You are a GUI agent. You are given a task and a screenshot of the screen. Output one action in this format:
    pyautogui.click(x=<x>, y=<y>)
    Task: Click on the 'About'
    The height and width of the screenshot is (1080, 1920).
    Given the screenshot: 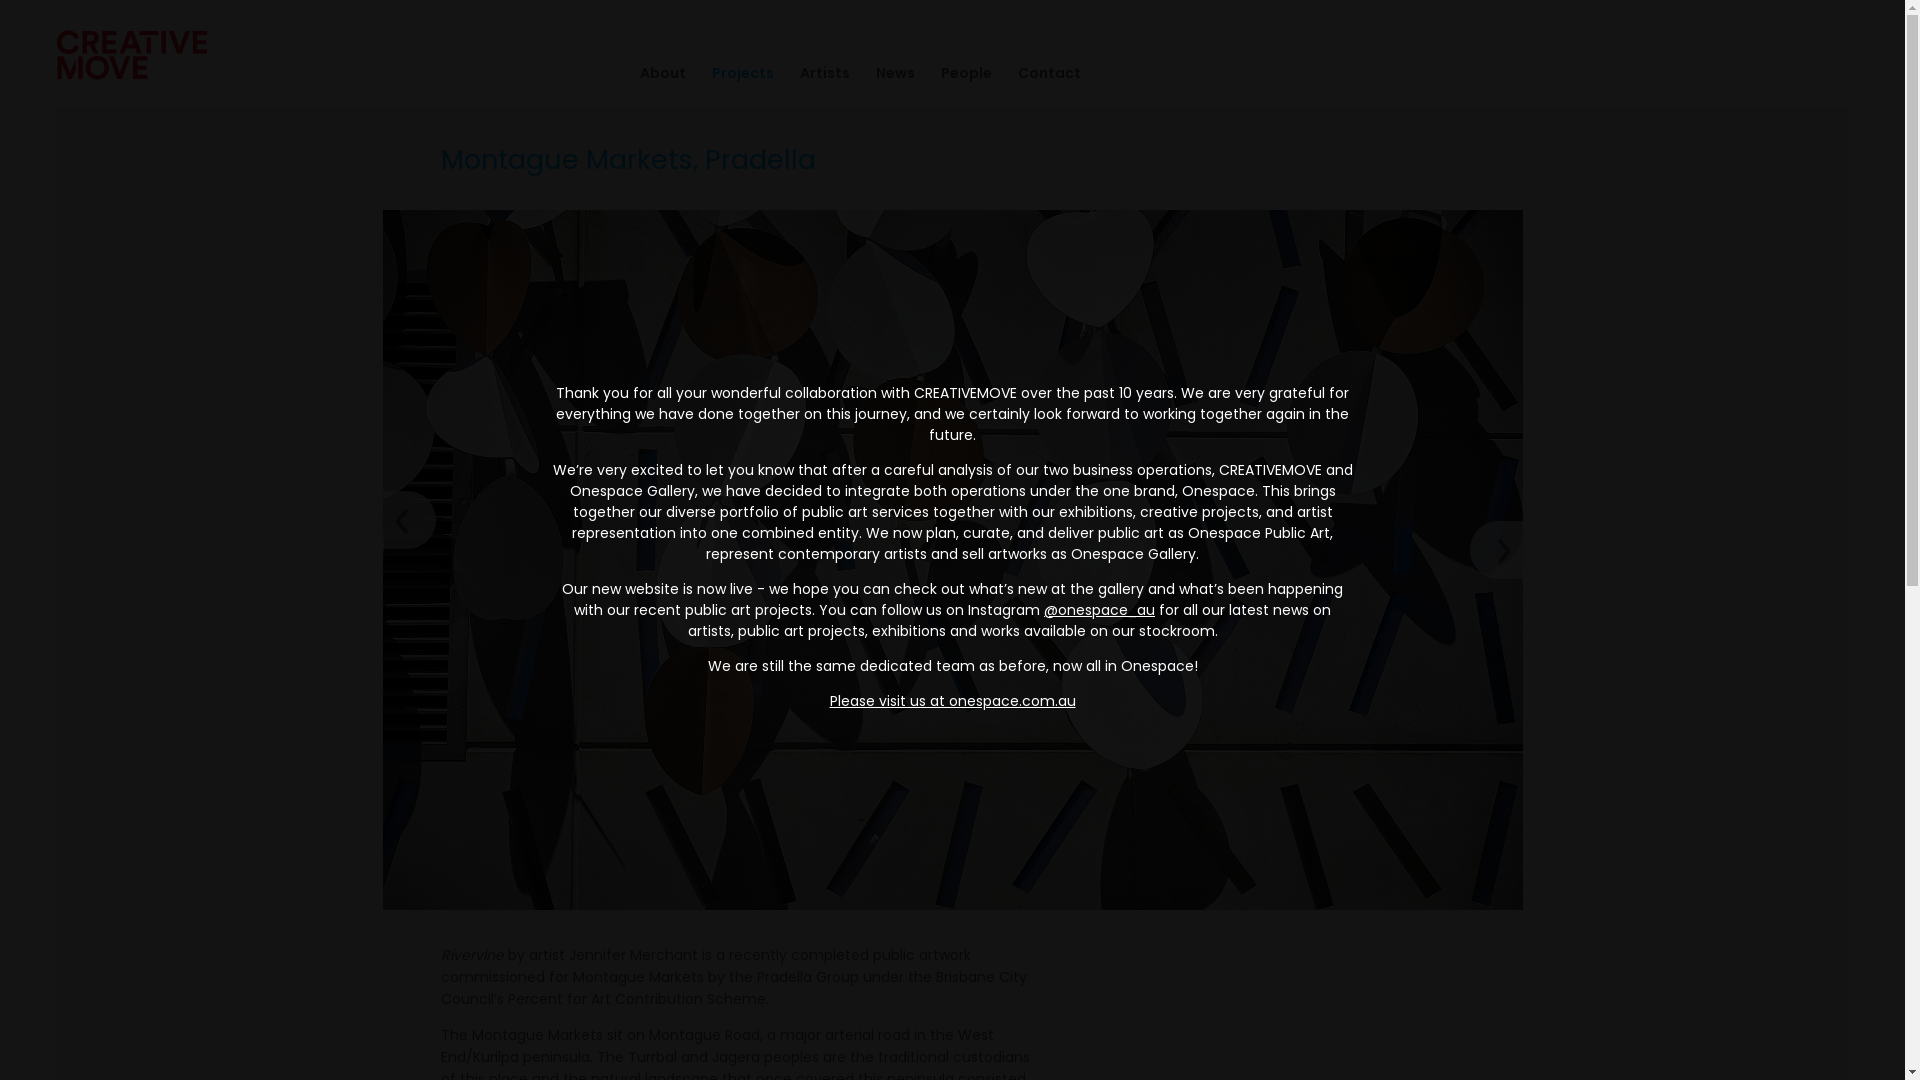 What is the action you would take?
    pyautogui.click(x=649, y=72)
    